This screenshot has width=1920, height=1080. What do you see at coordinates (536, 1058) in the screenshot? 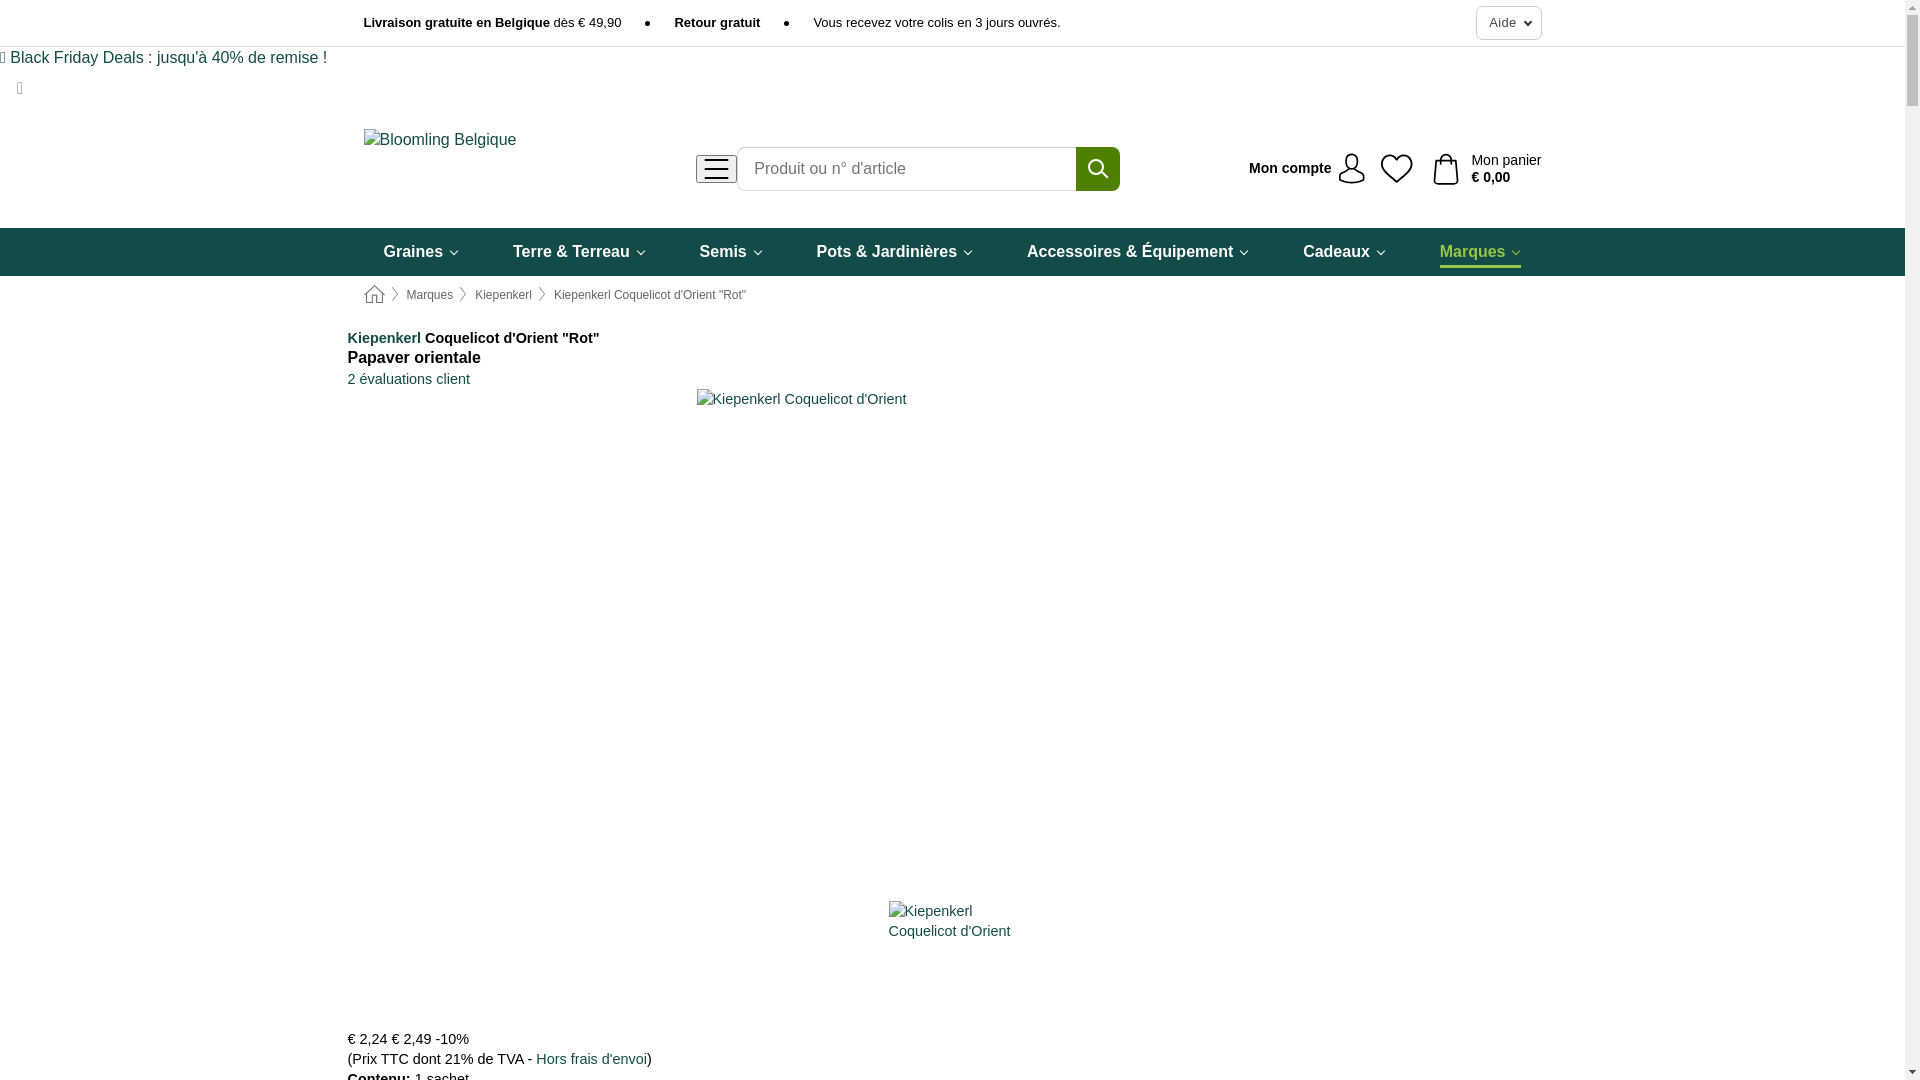
I see `'Hors frais d'envoi'` at bounding box center [536, 1058].